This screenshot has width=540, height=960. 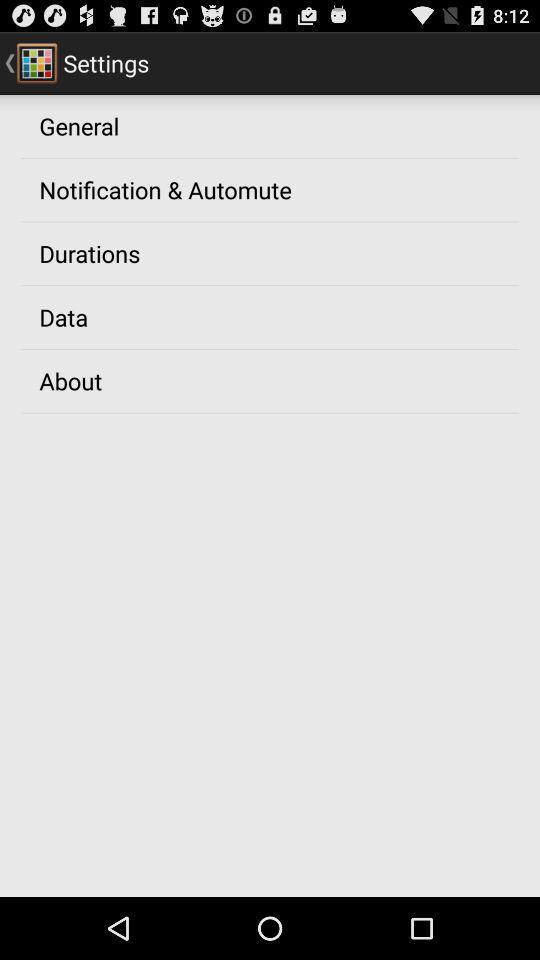 What do you see at coordinates (63, 317) in the screenshot?
I see `the data` at bounding box center [63, 317].